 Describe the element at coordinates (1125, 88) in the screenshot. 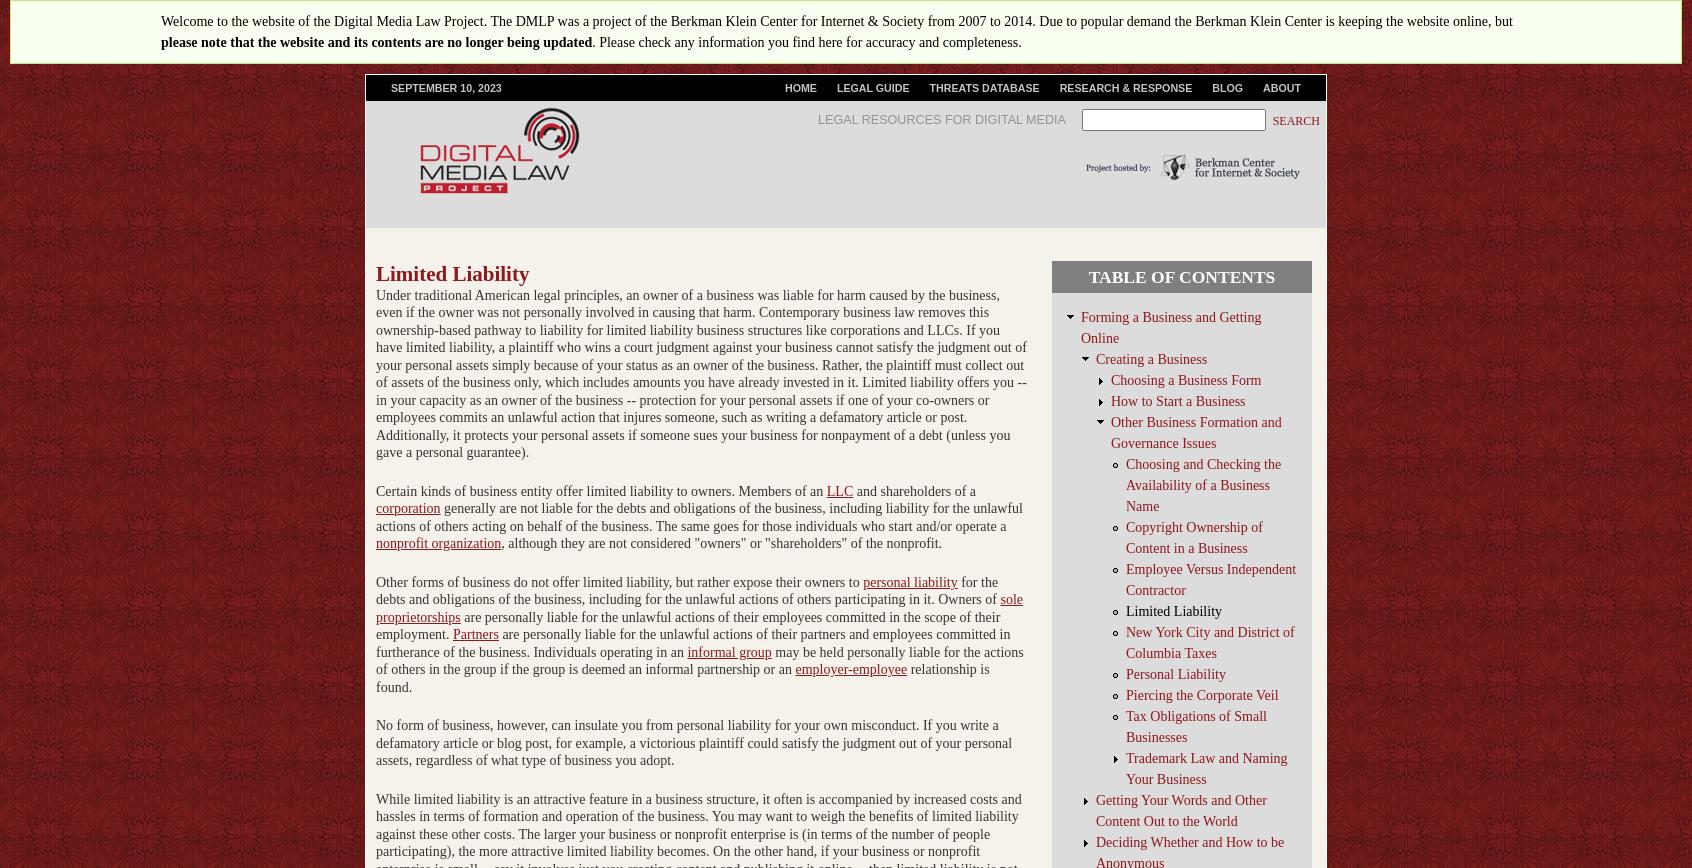

I see `'Research & Response'` at that location.